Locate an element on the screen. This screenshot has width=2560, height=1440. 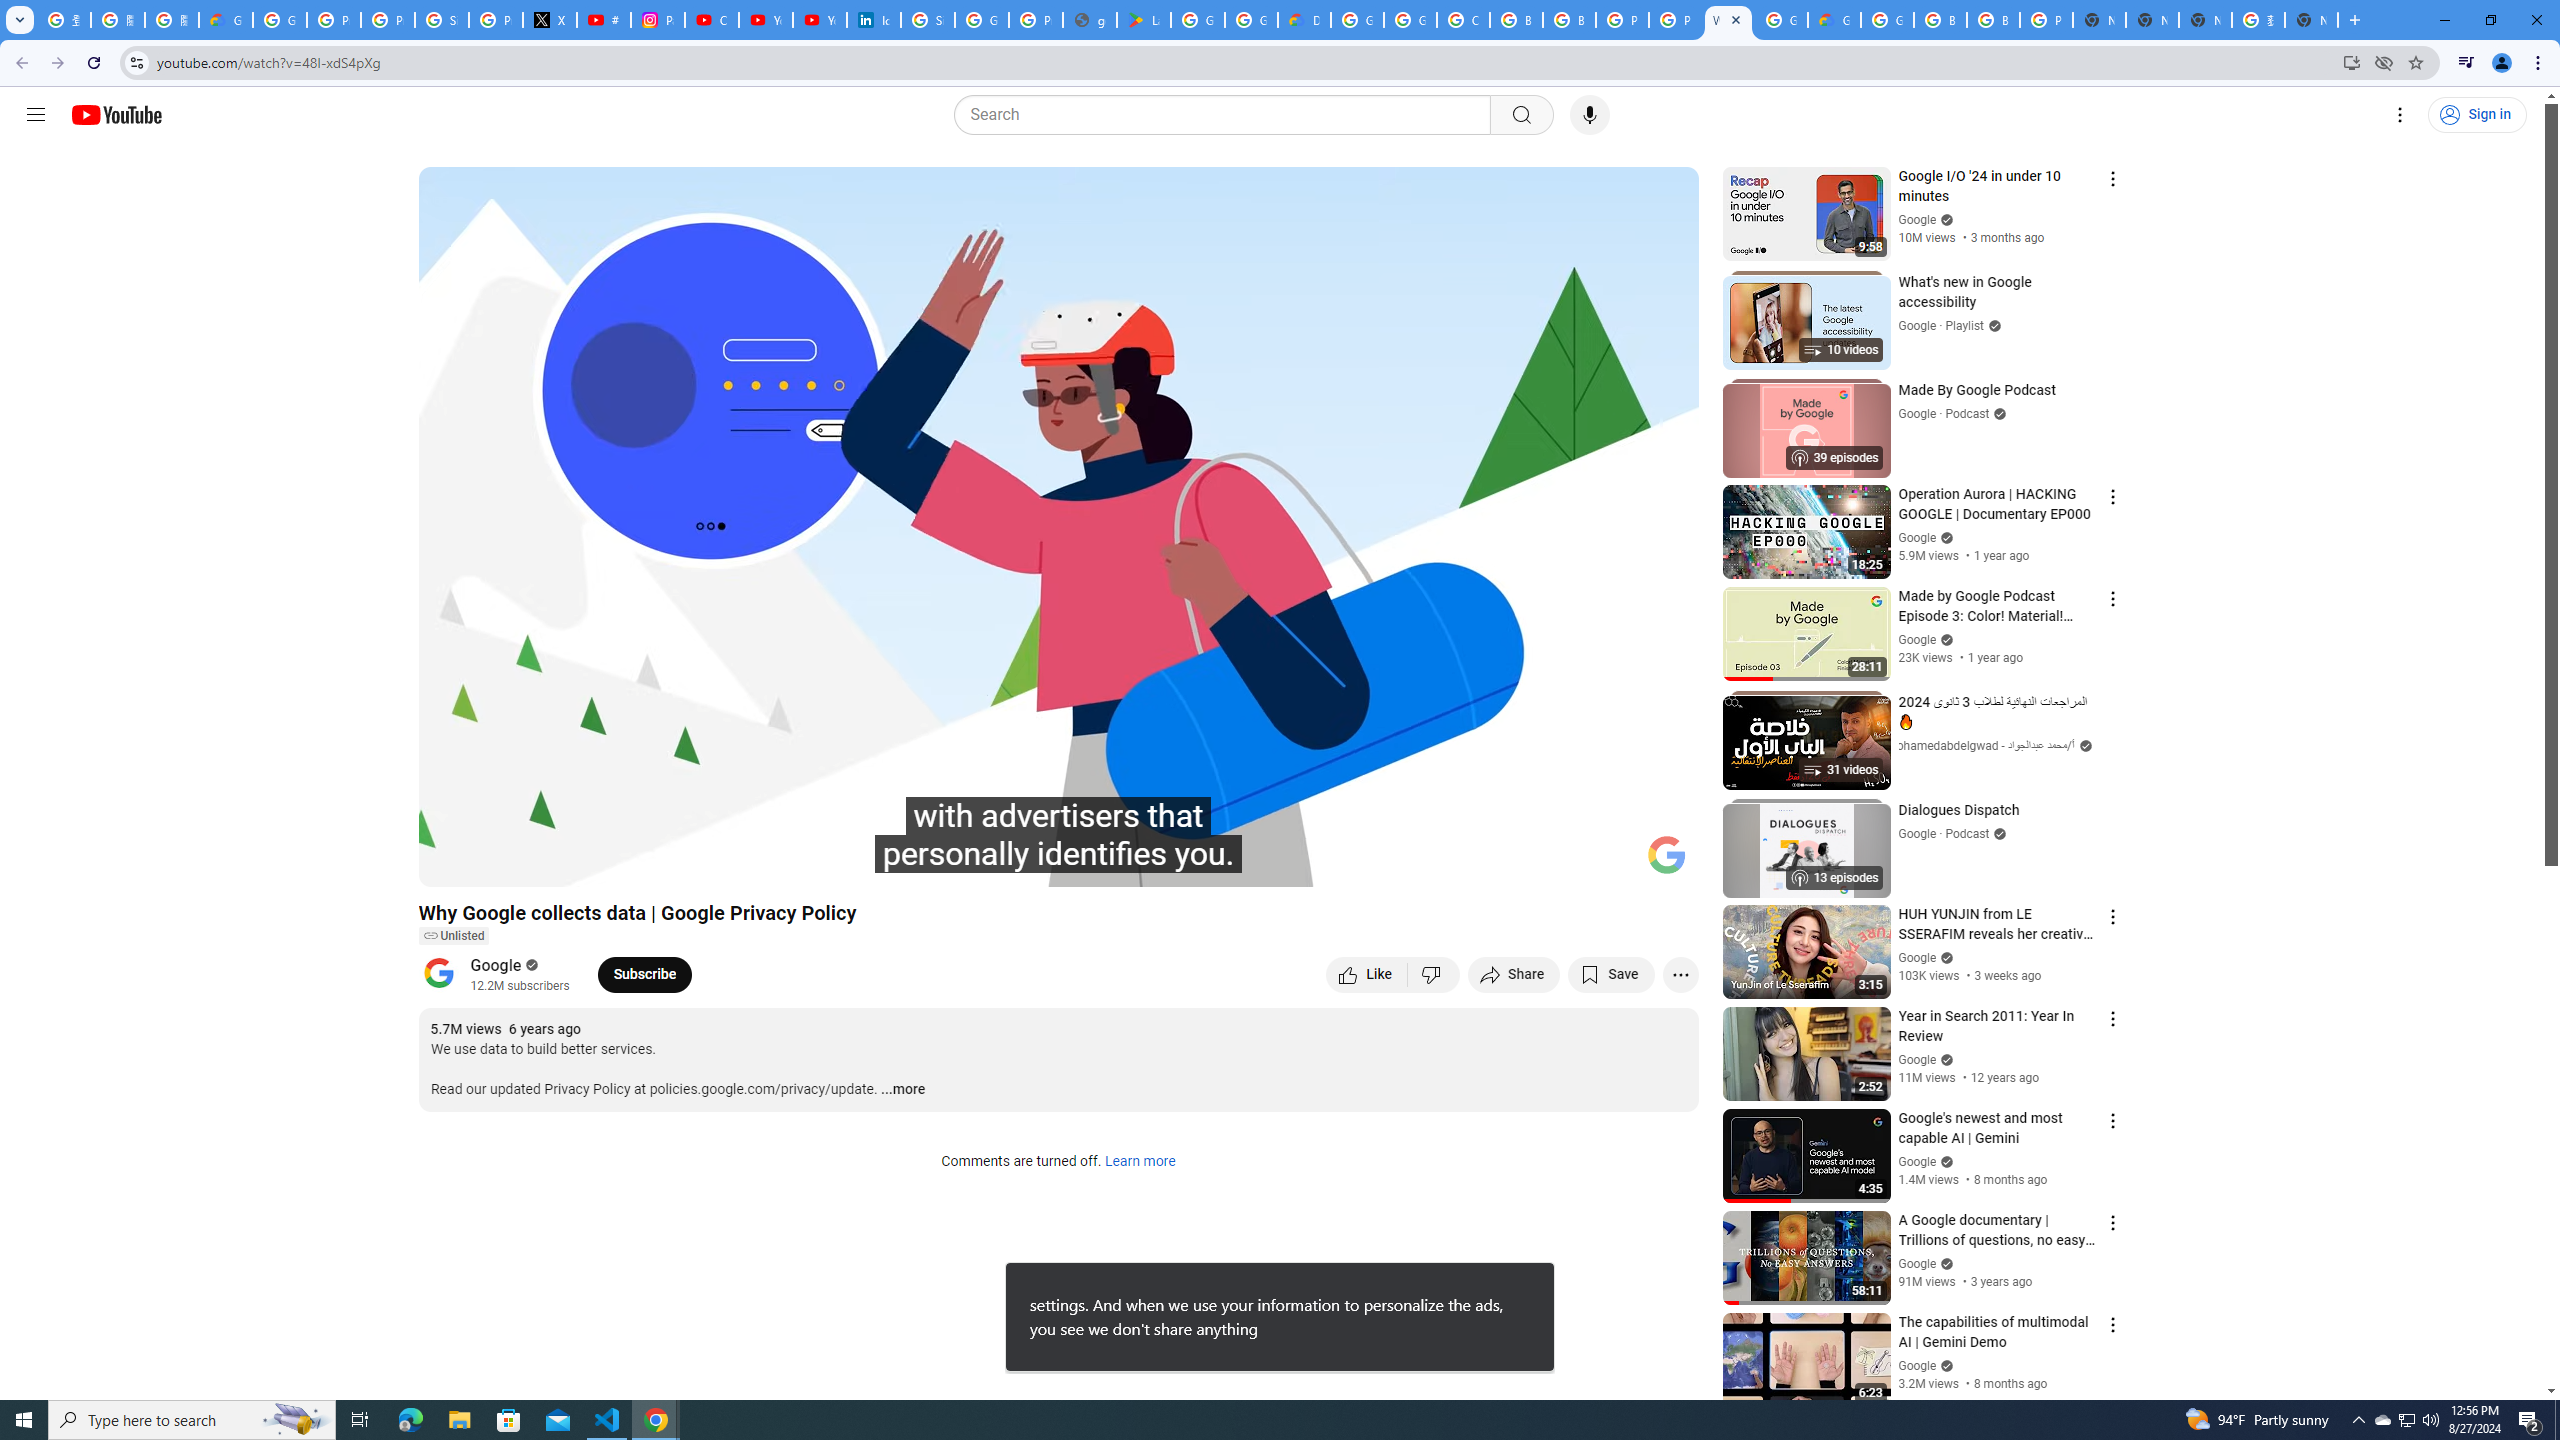
'YouTube Home' is located at coordinates (115, 114).